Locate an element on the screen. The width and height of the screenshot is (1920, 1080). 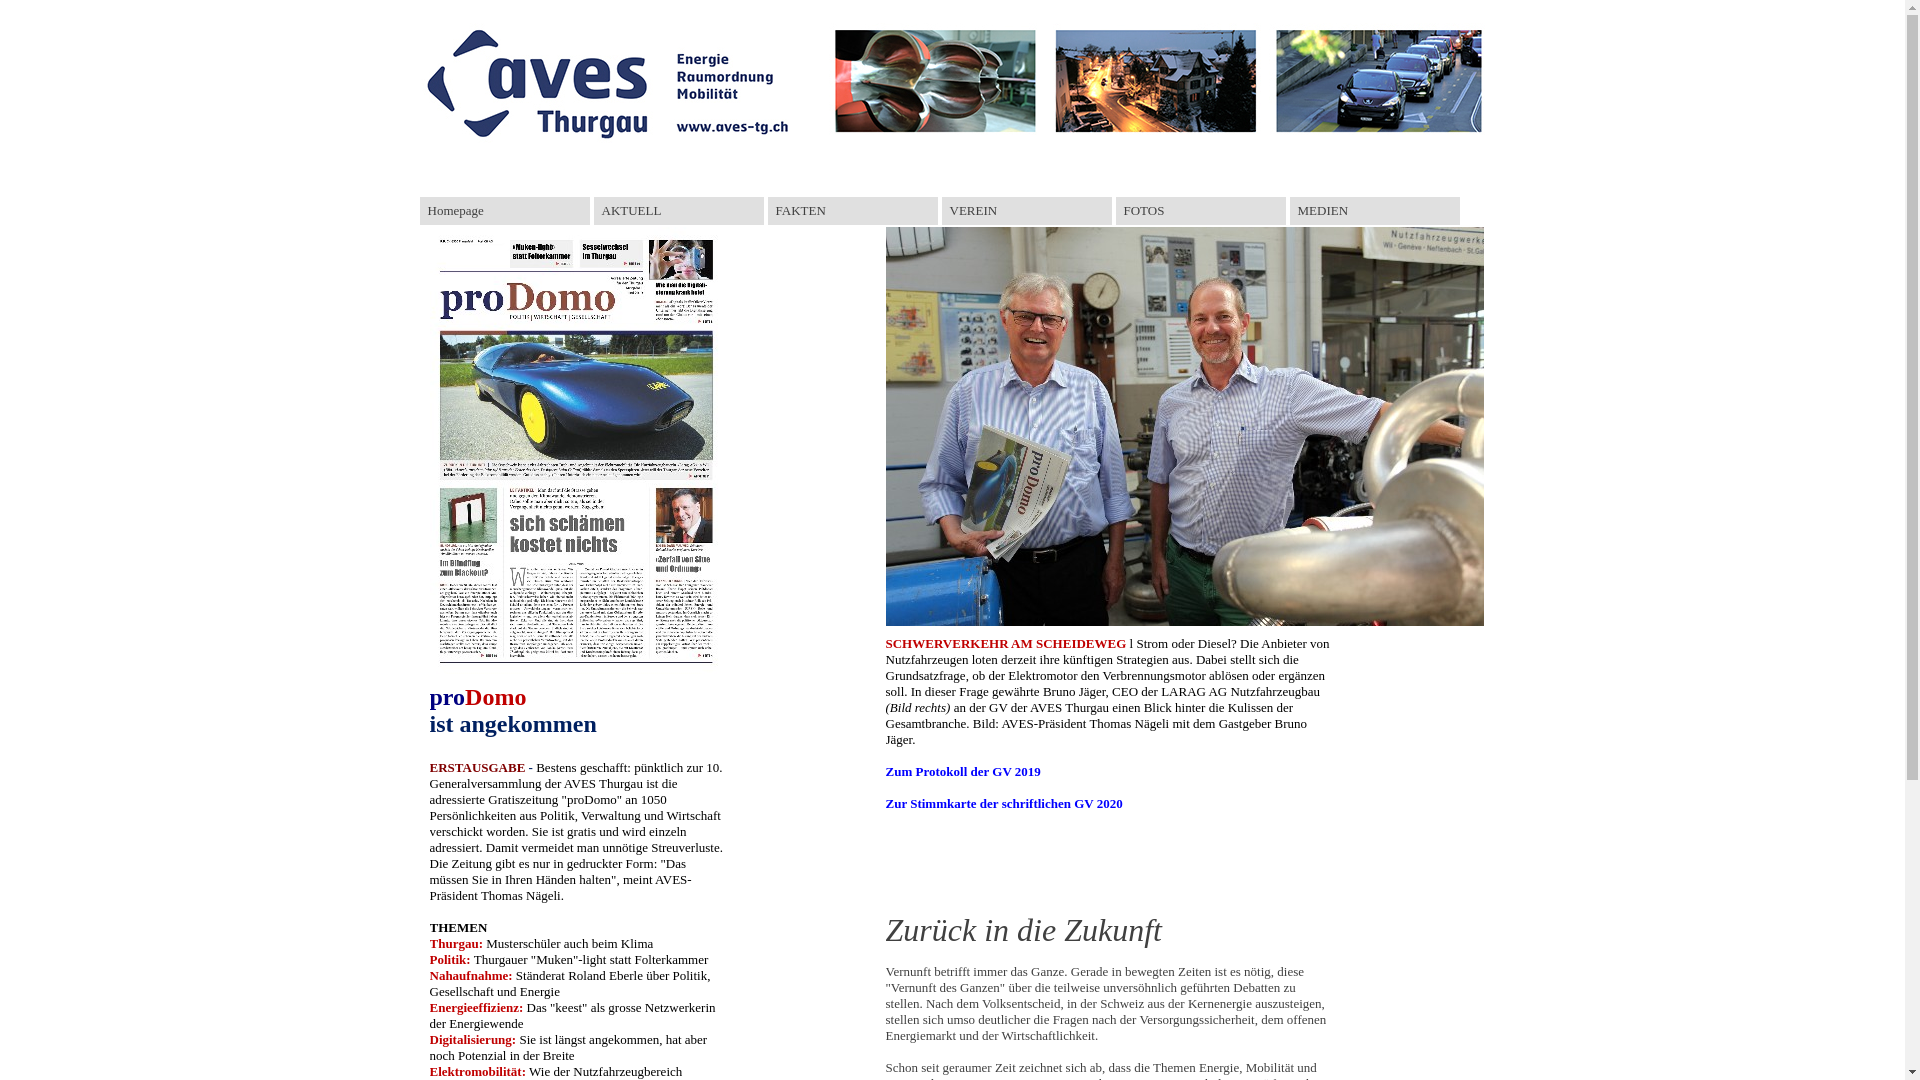
'FAKTEN' is located at coordinates (853, 211).